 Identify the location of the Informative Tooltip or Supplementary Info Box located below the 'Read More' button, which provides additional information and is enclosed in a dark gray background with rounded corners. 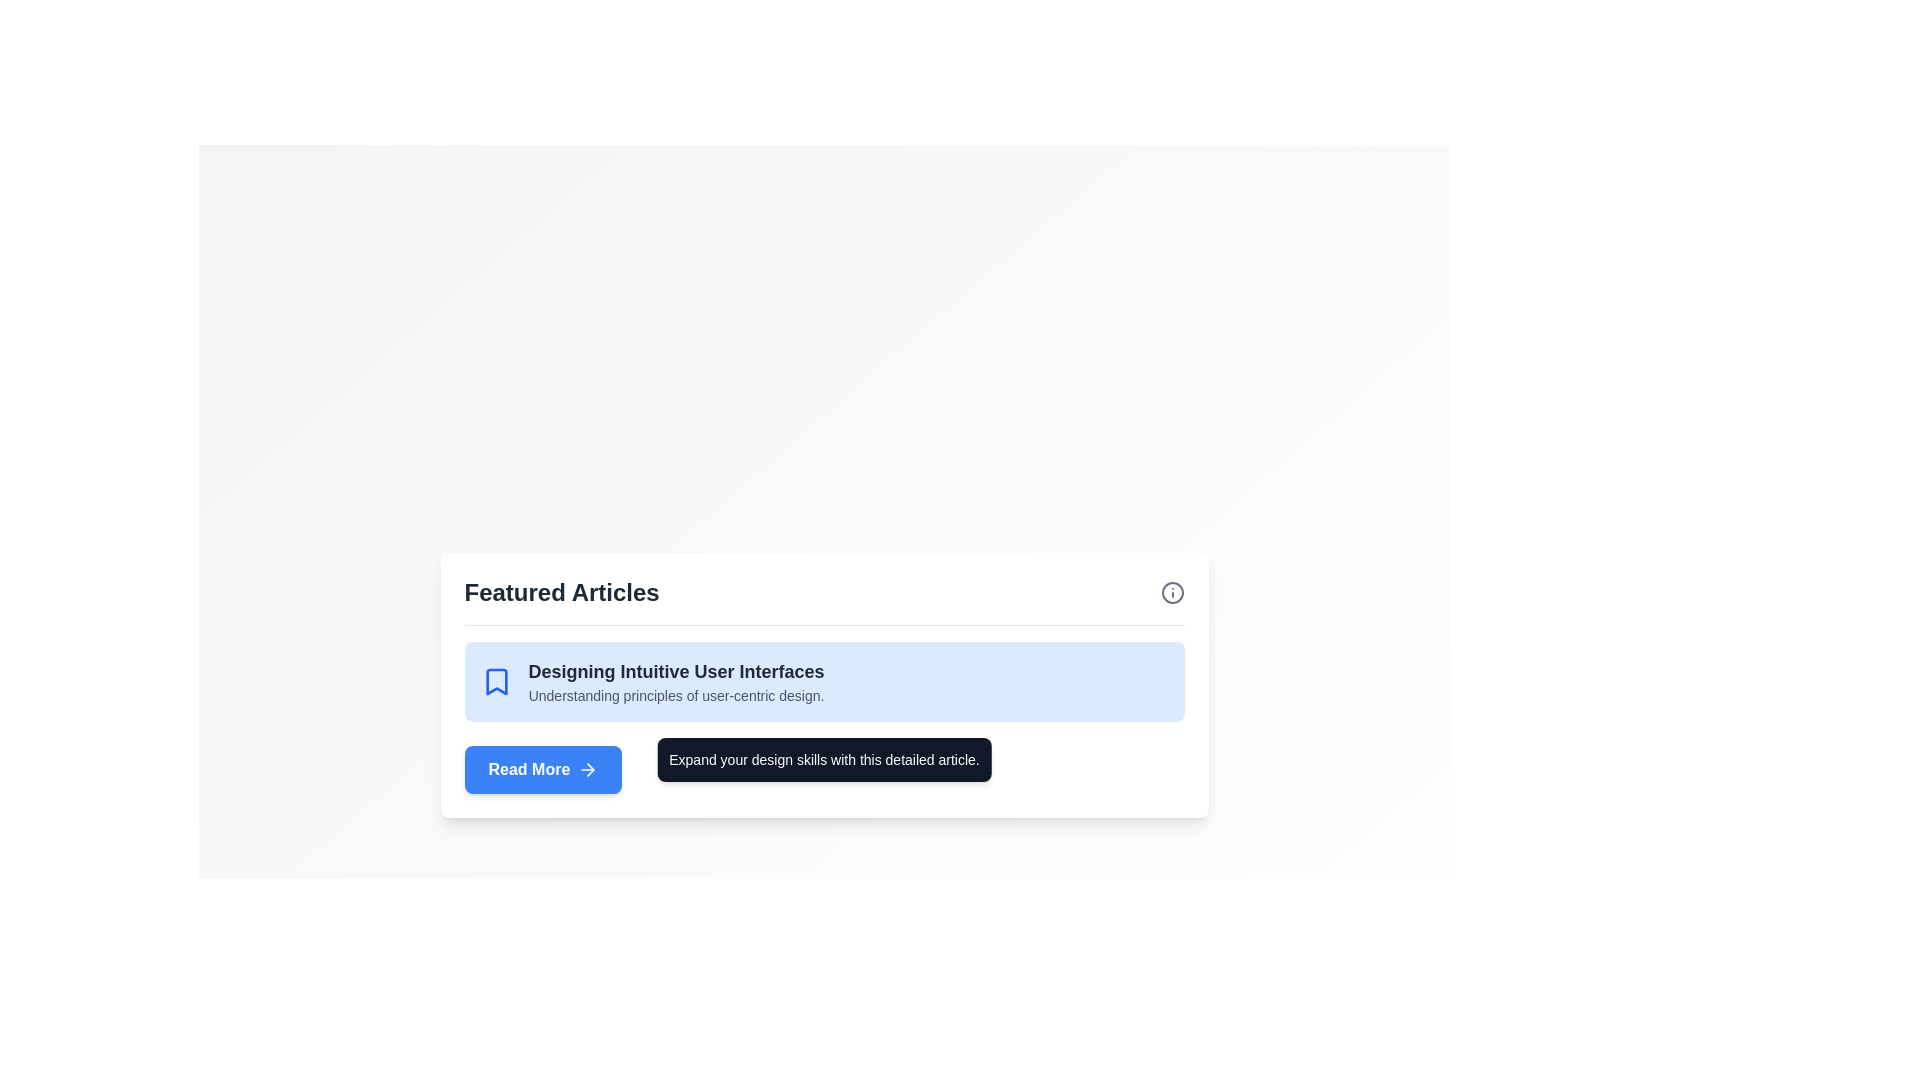
(824, 759).